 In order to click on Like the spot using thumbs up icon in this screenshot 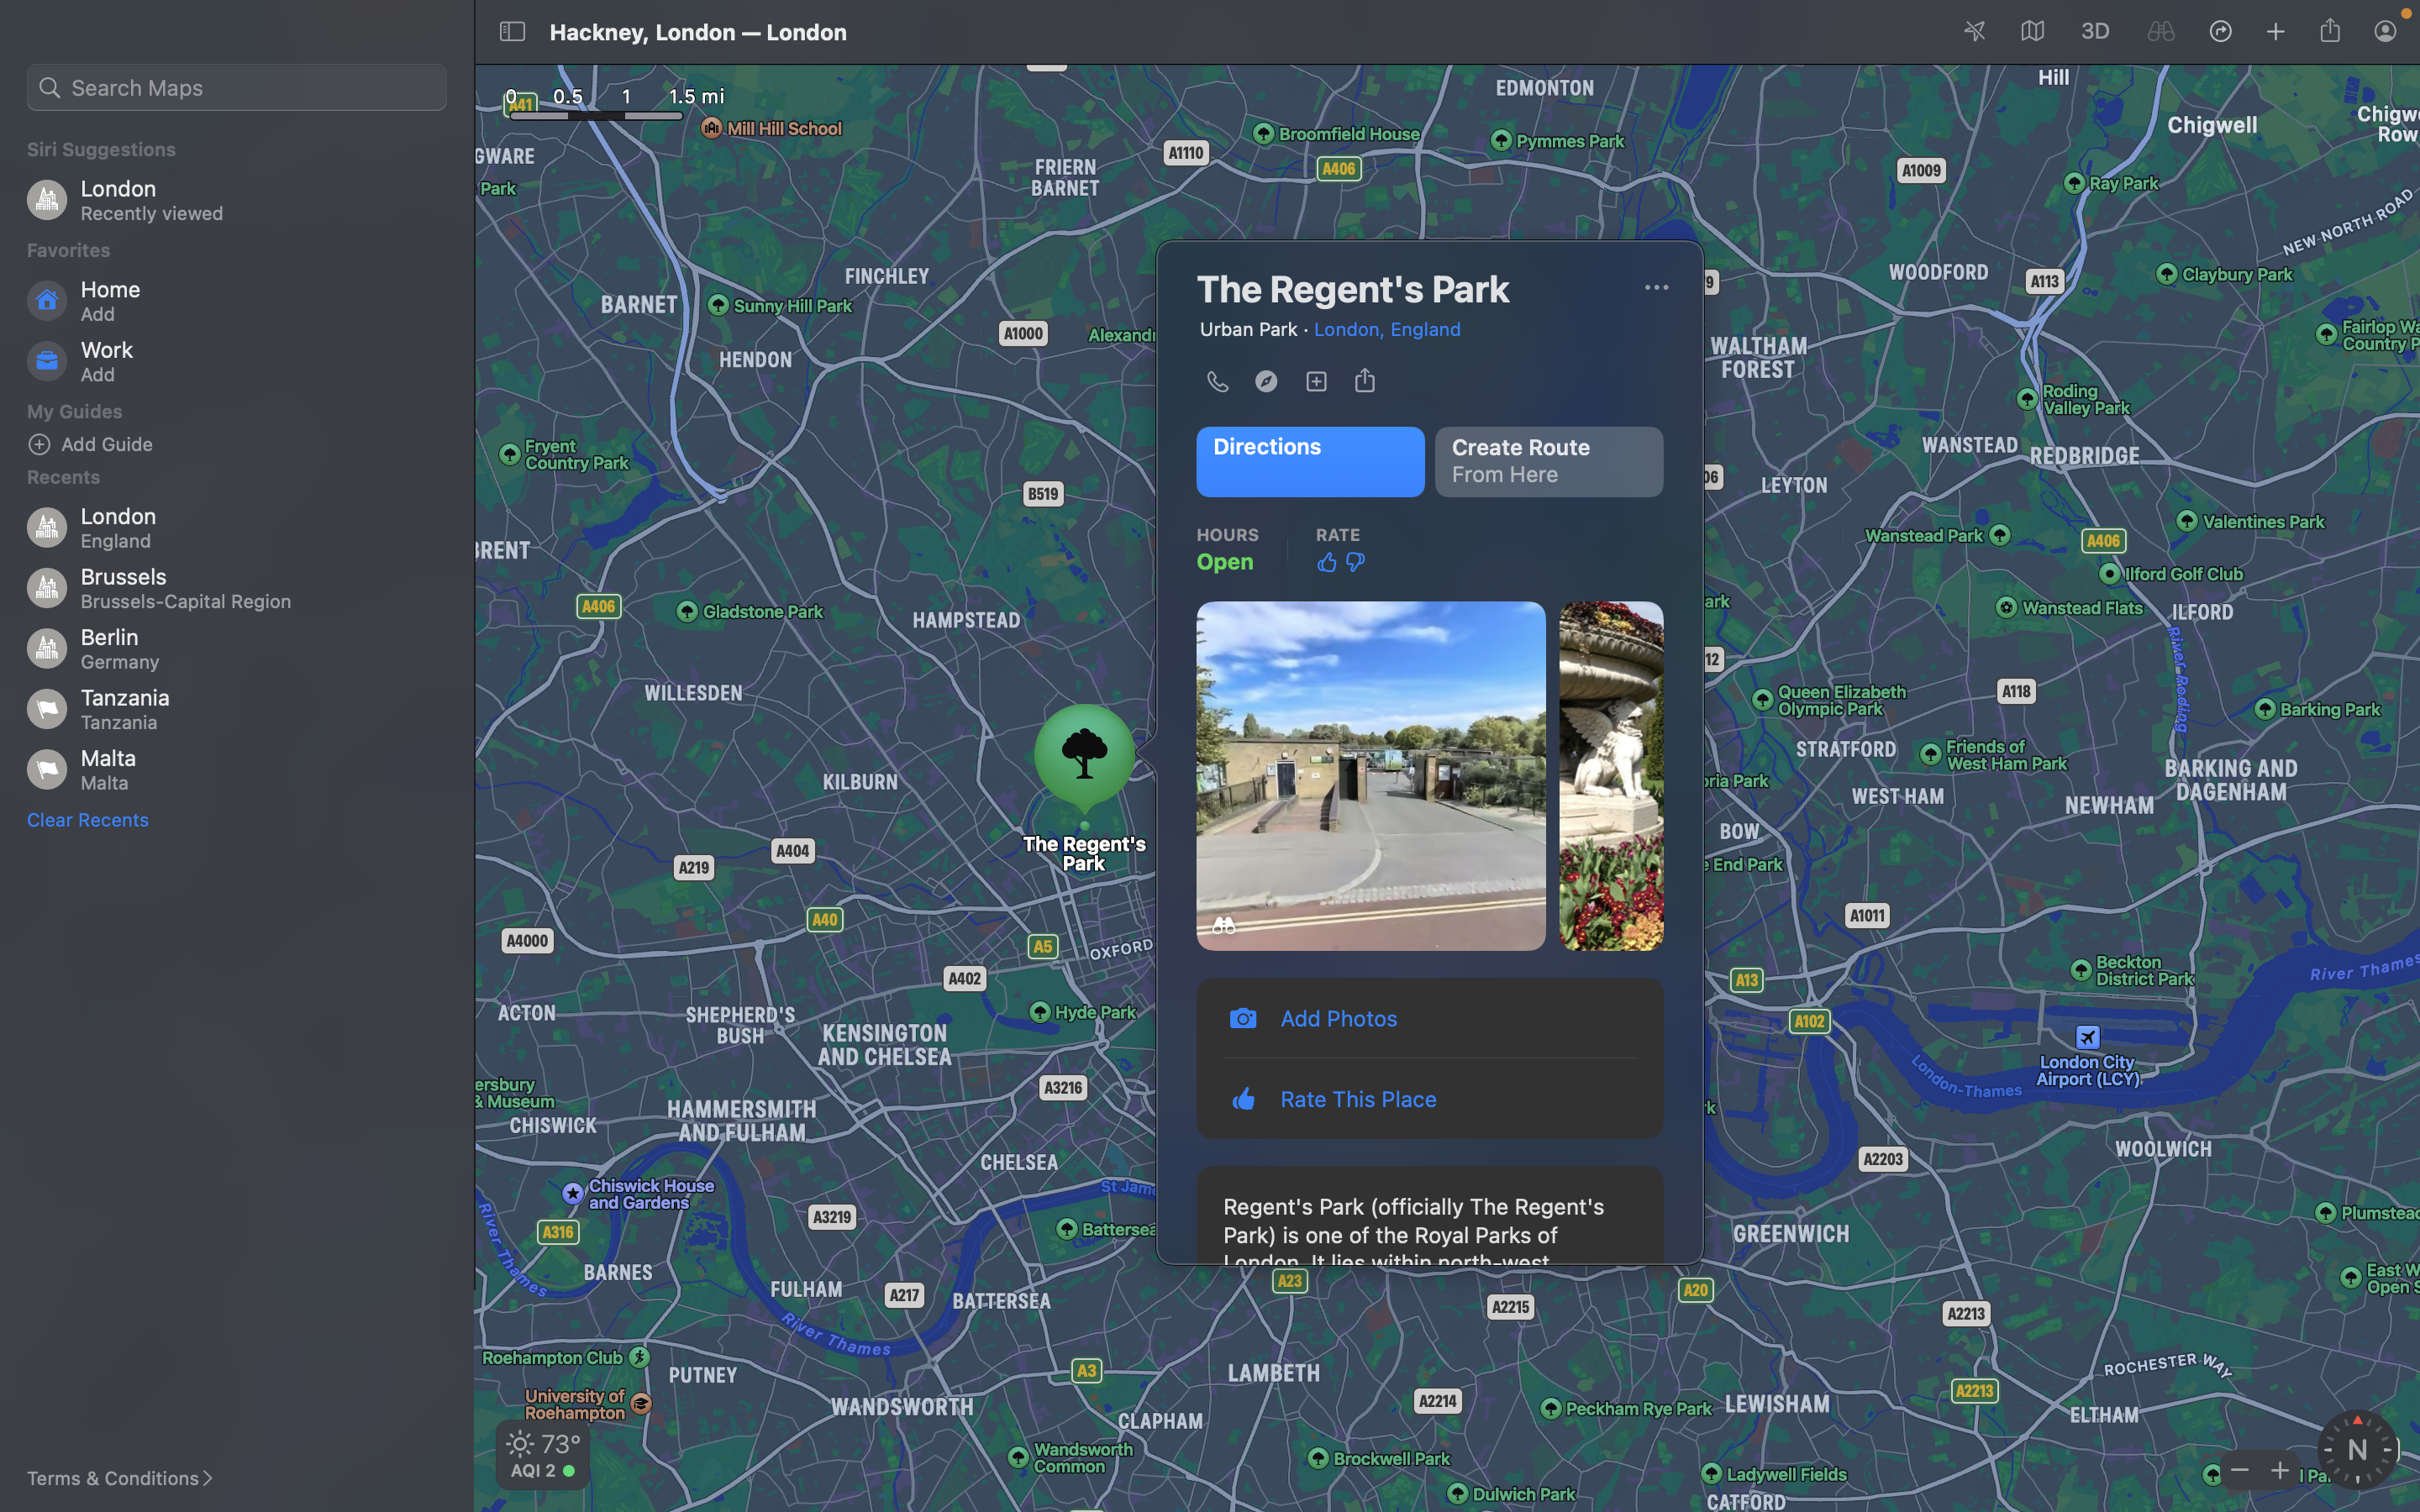, I will do `click(1326, 561)`.